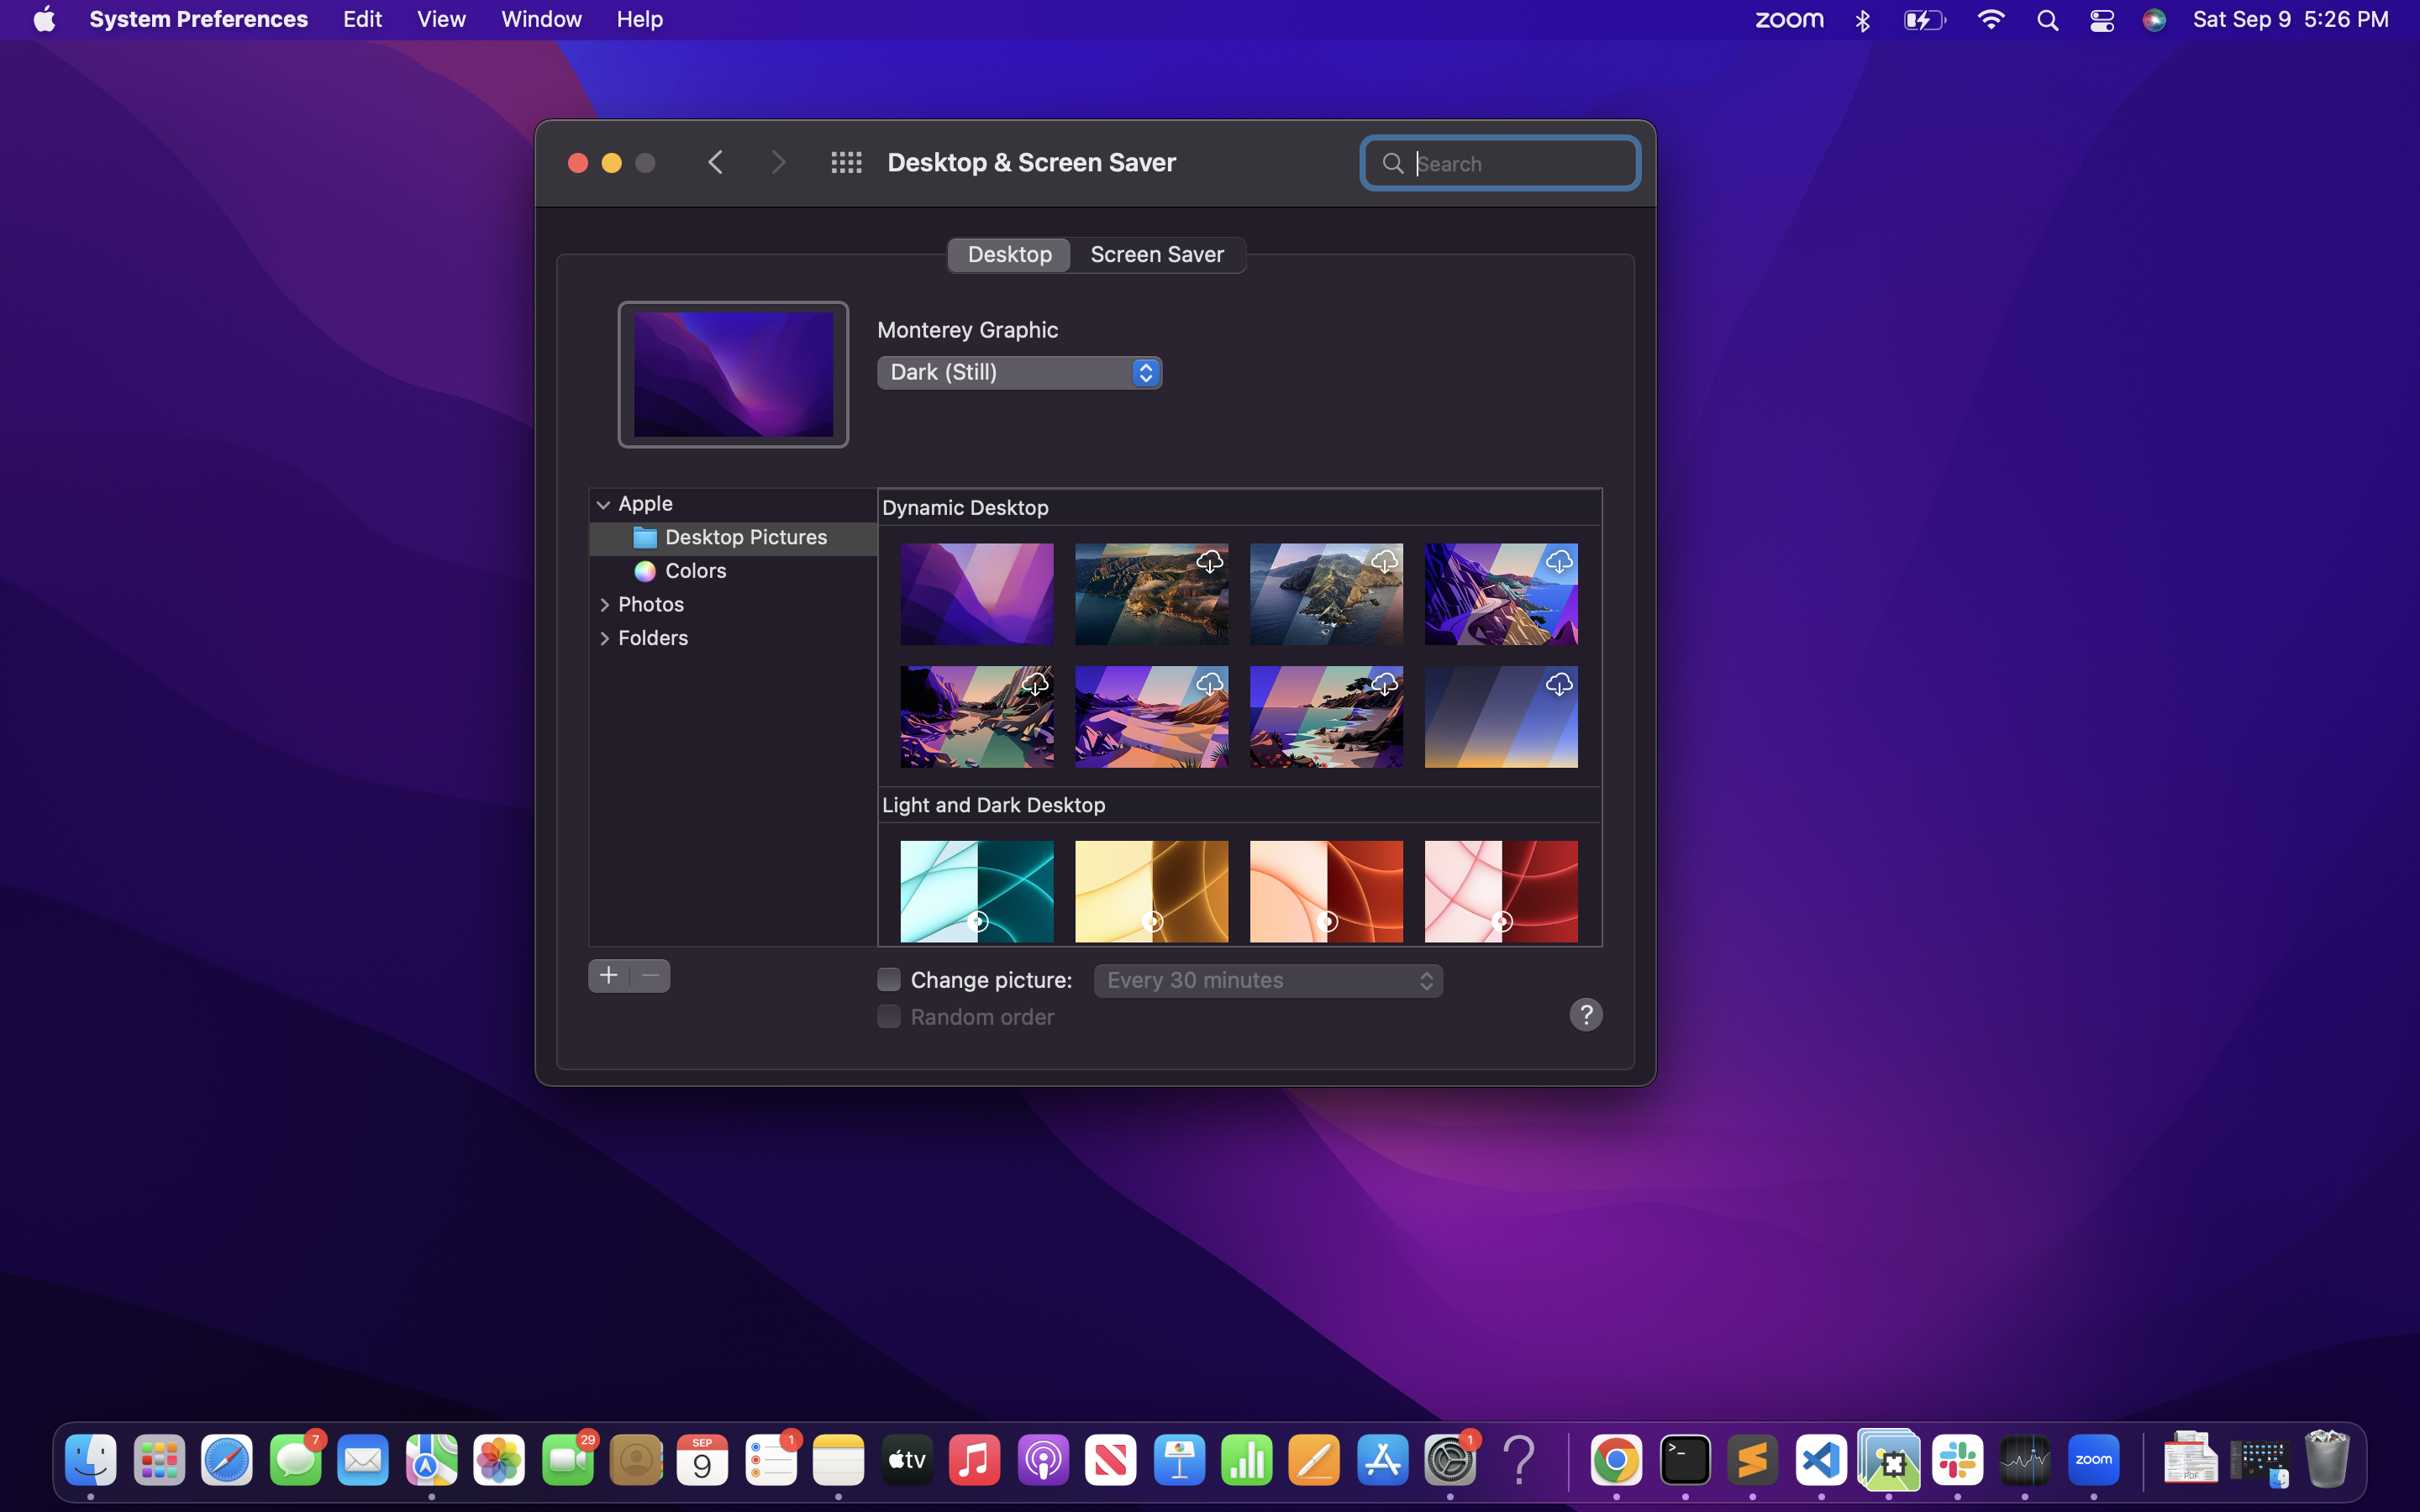 This screenshot has width=2420, height=1512. What do you see at coordinates (1157, 253) in the screenshot?
I see `Go to screen saver tab of the settings` at bounding box center [1157, 253].